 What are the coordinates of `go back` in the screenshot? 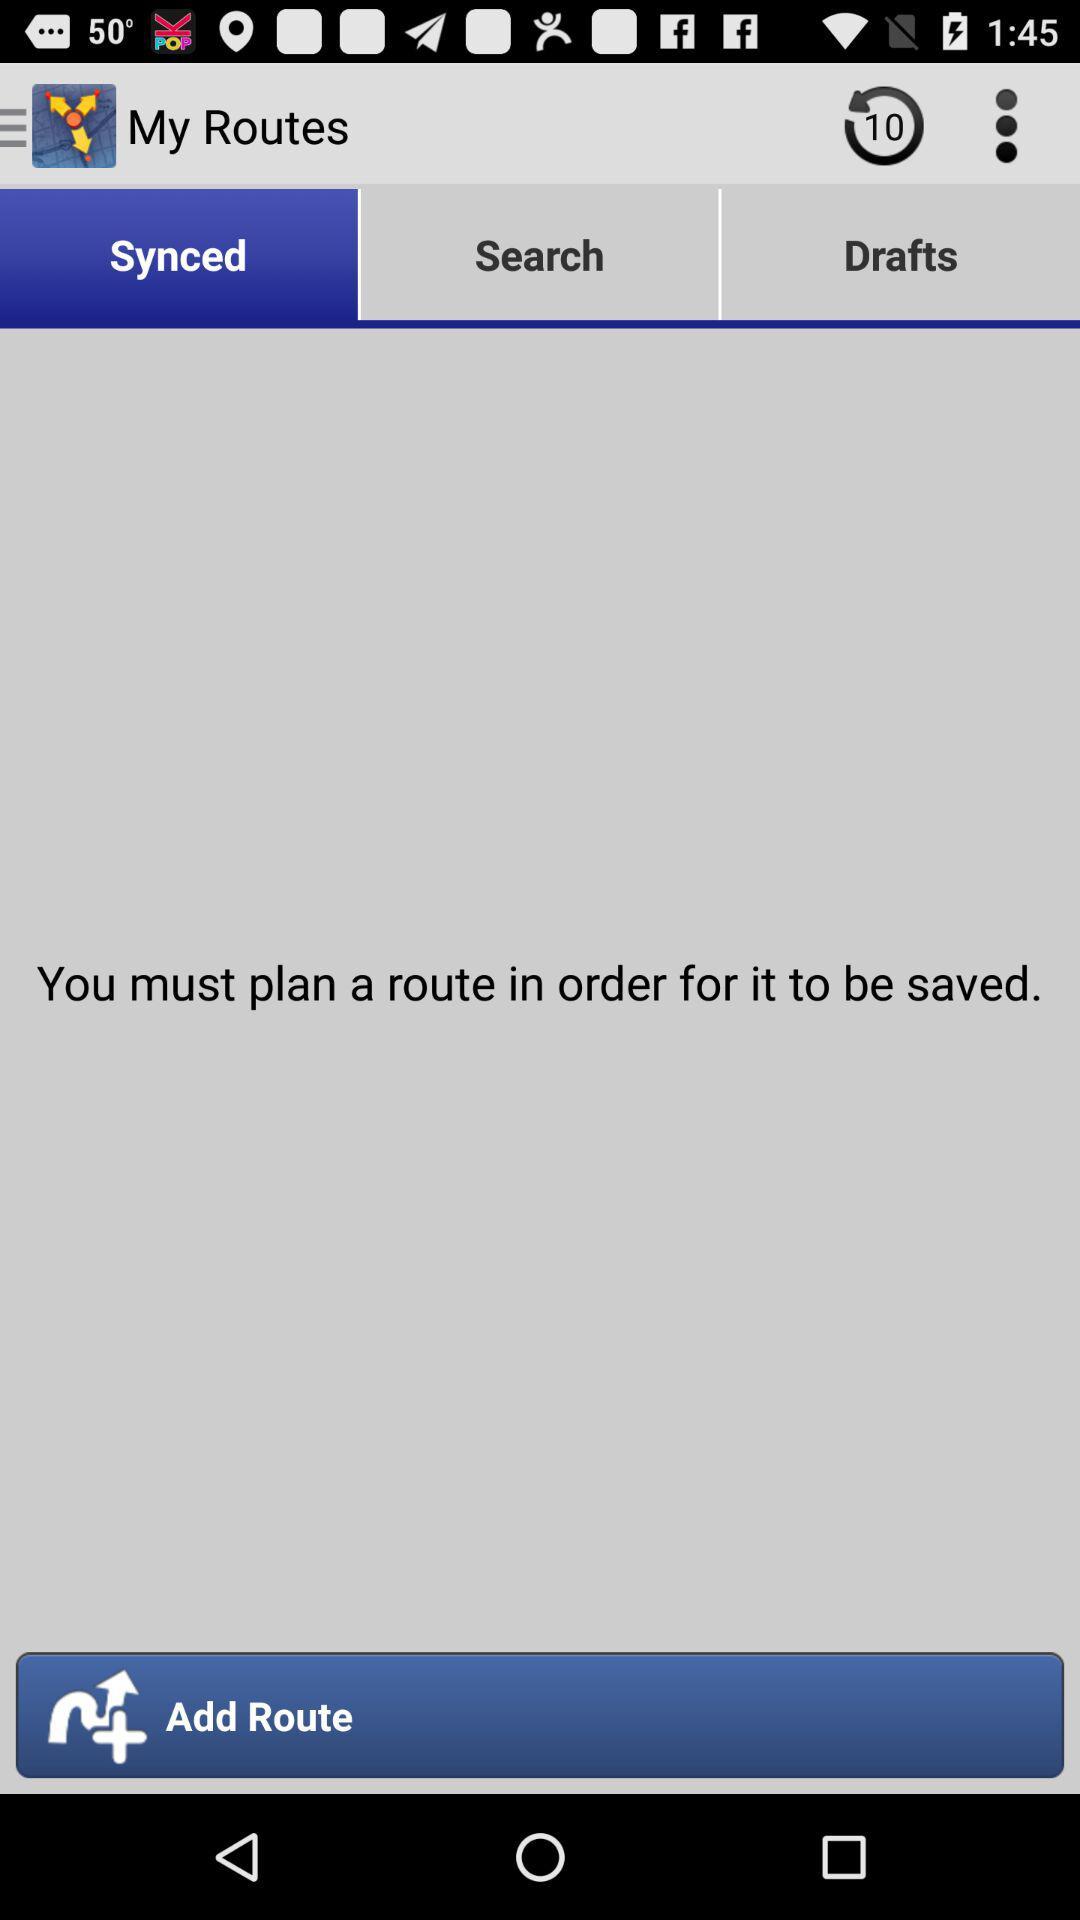 It's located at (883, 124).